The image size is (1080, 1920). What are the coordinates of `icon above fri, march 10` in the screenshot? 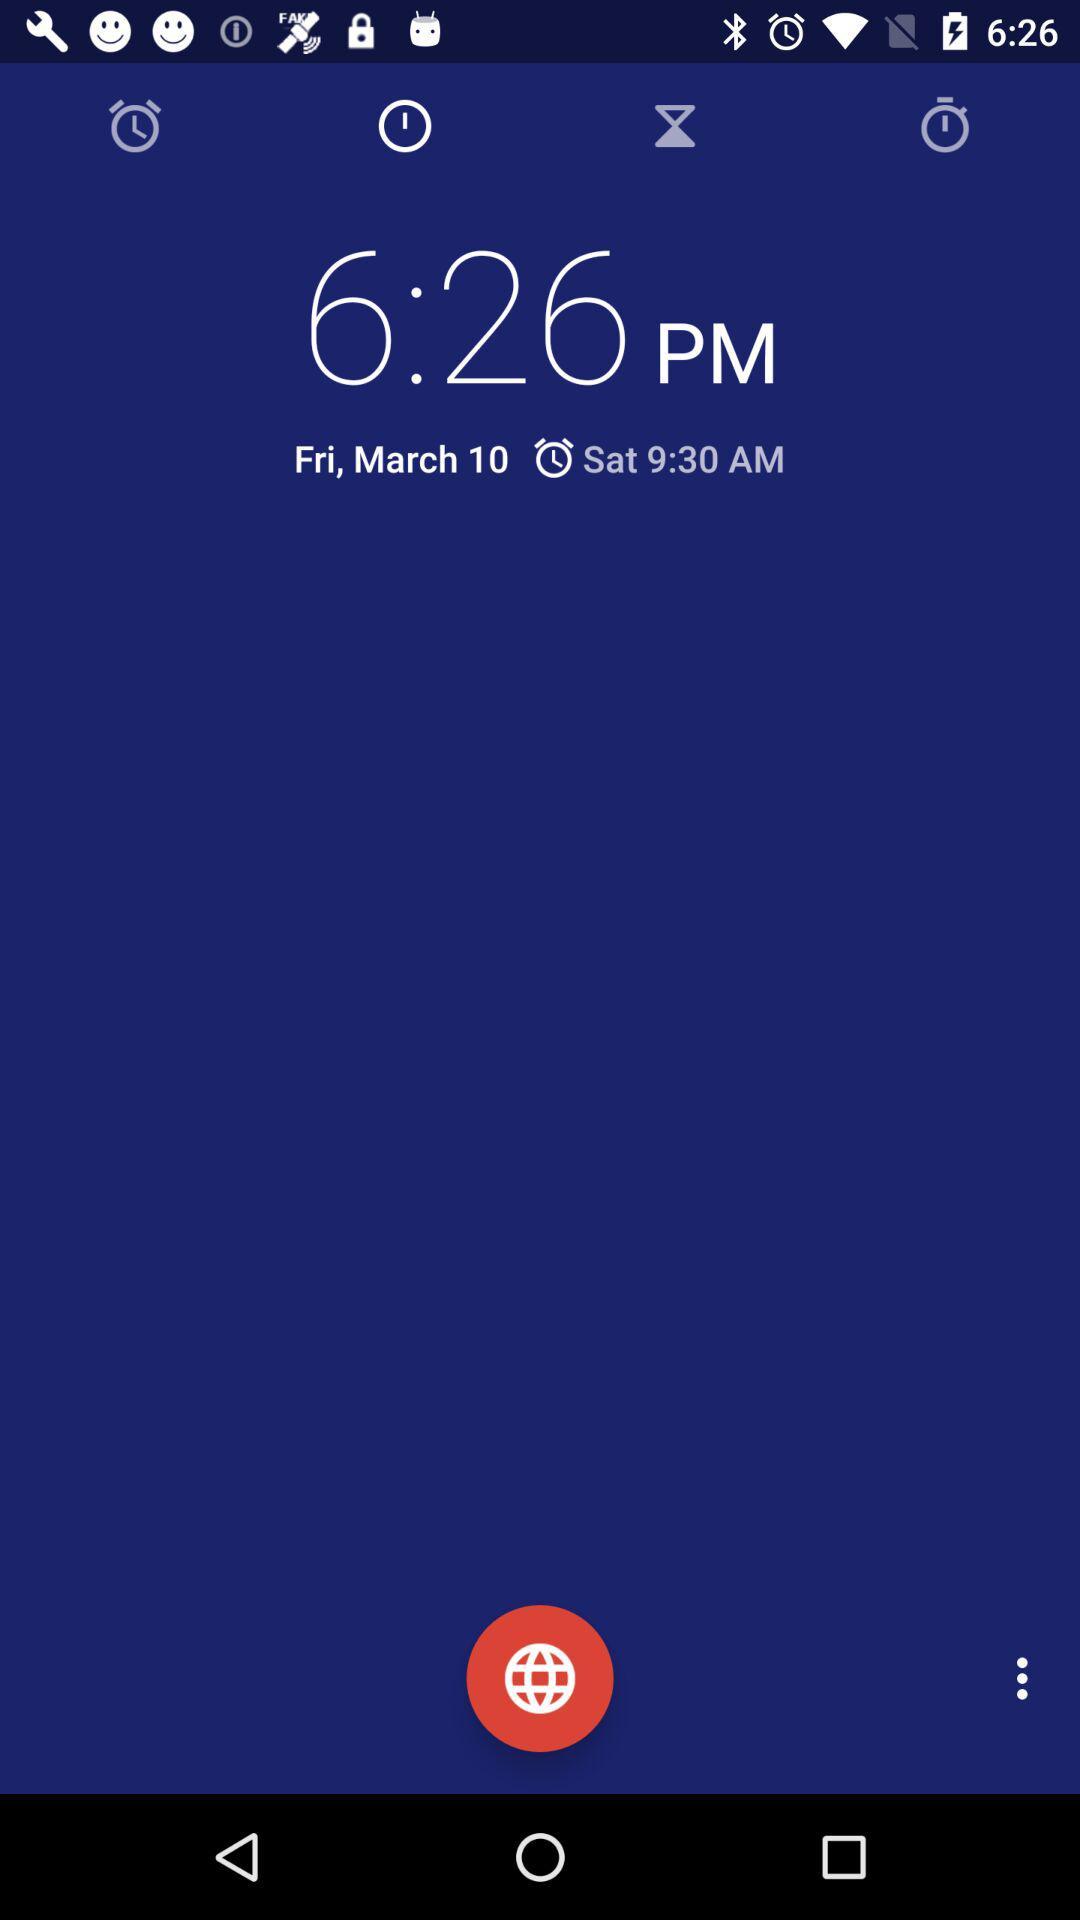 It's located at (540, 310).